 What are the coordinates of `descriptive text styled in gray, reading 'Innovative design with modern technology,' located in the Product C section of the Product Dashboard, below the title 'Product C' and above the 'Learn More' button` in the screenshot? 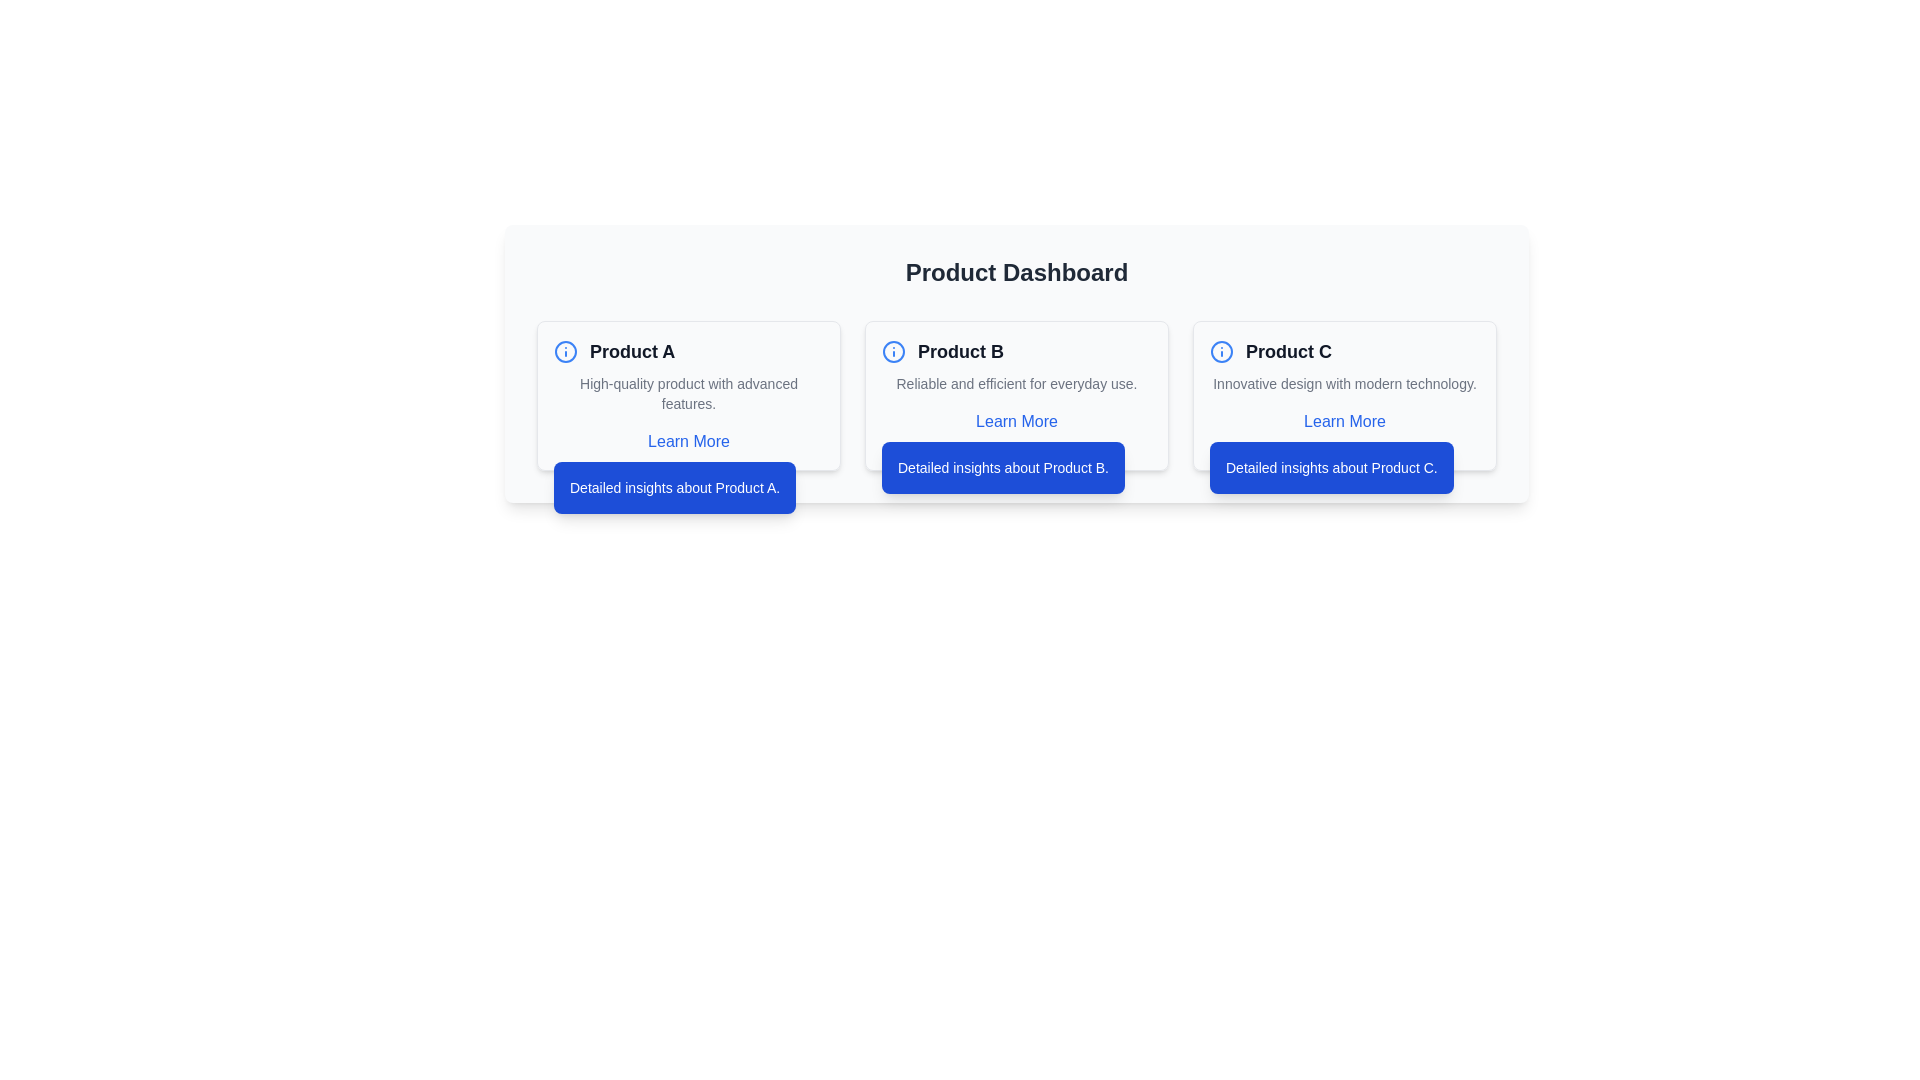 It's located at (1344, 384).